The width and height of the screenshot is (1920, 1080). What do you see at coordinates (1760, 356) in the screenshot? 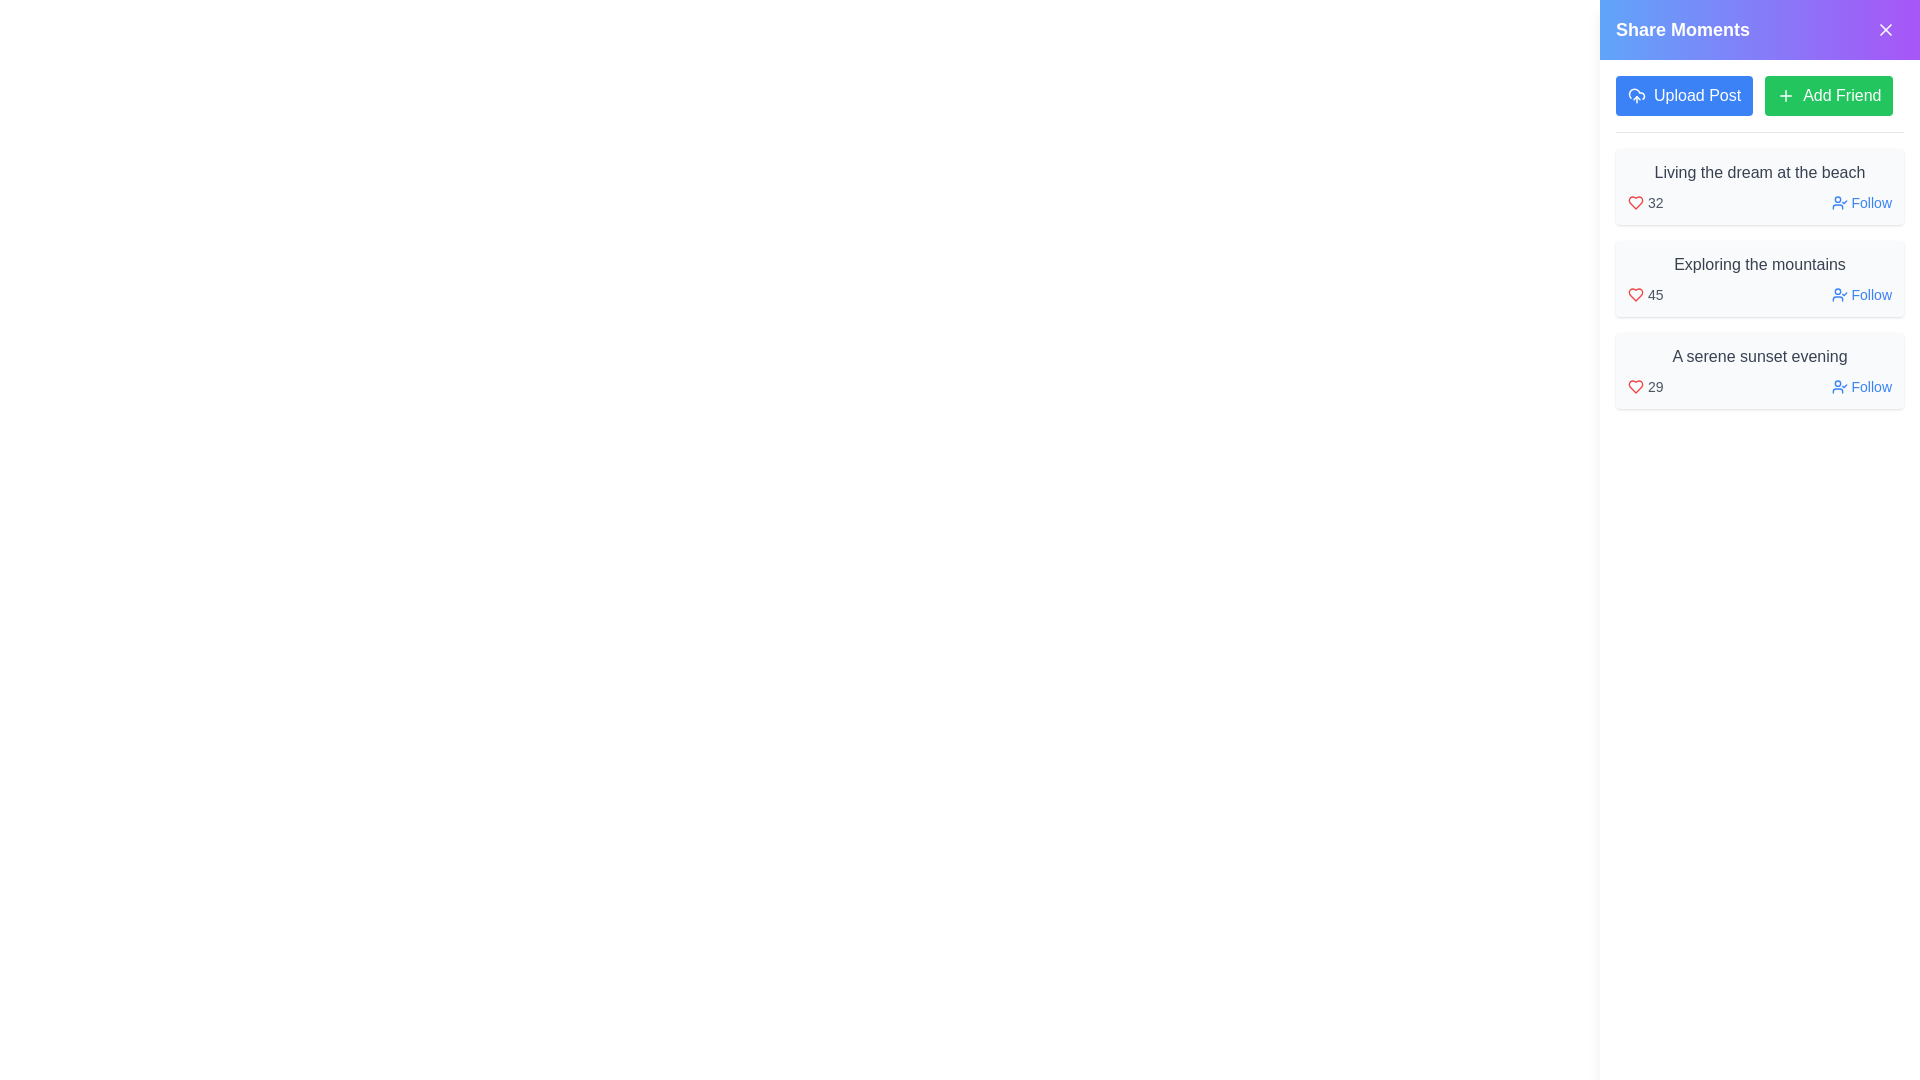
I see `the primary text element that serves as a descriptive title or summary within the vertically aligned card located at the top portion` at bounding box center [1760, 356].